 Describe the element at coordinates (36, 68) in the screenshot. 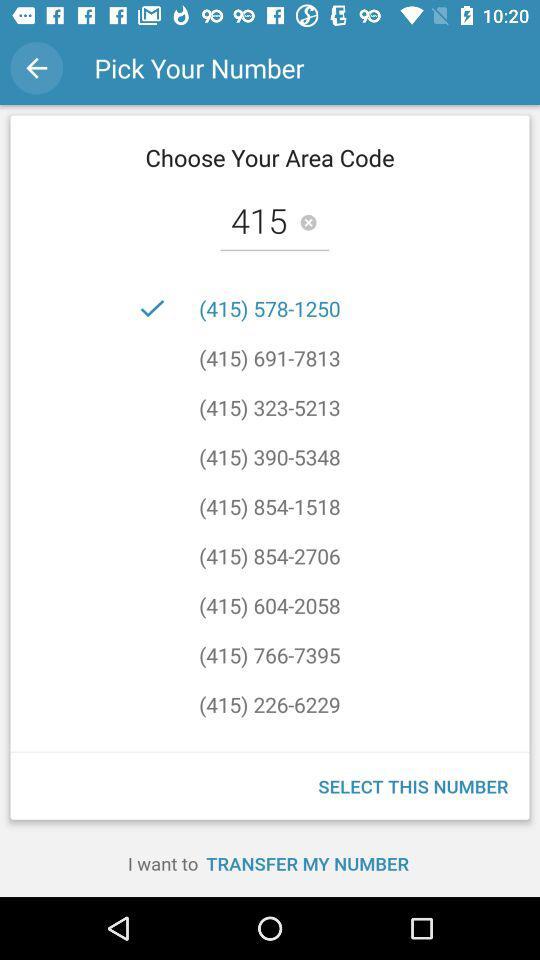

I see `the icon next to the pick your number item` at that location.